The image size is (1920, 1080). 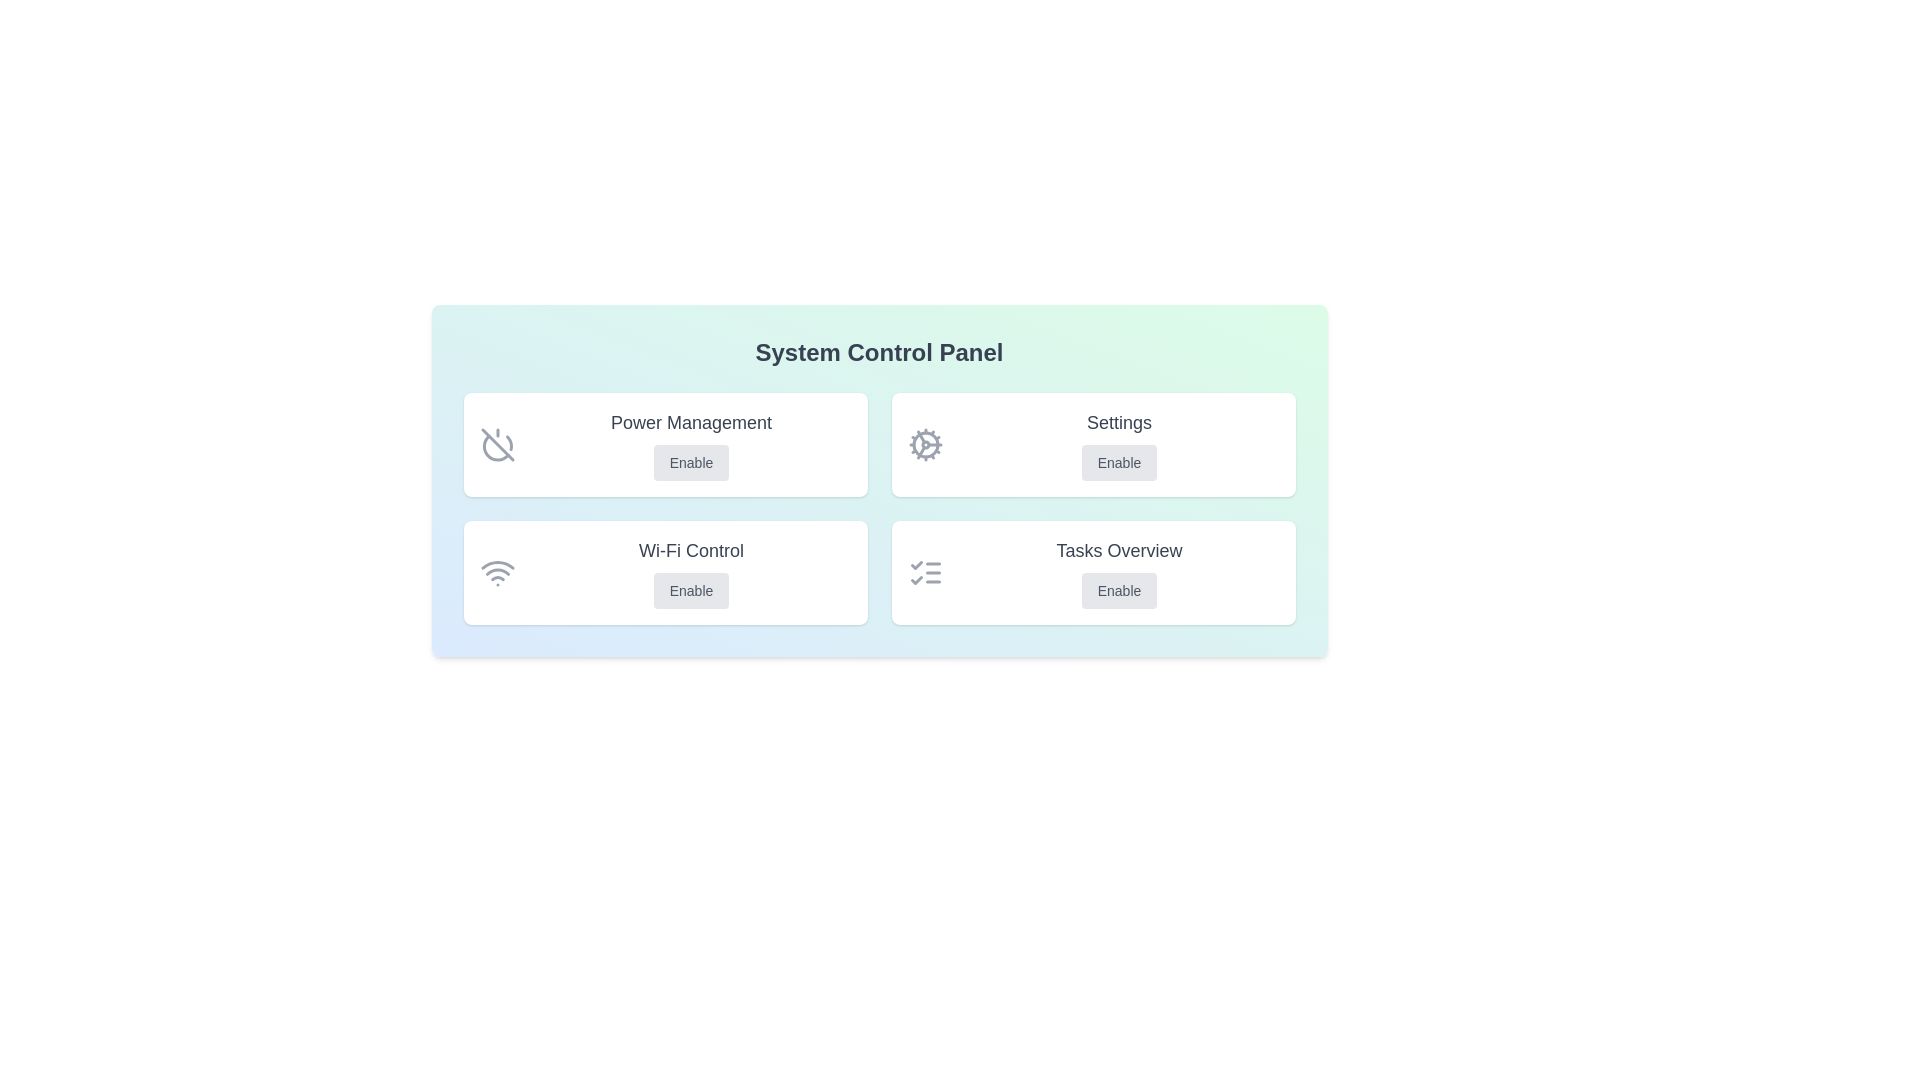 I want to click on the 'Enable' button on the Wi-Fi management card located in the lower-left quadrant of the grid layout, so click(x=665, y=573).